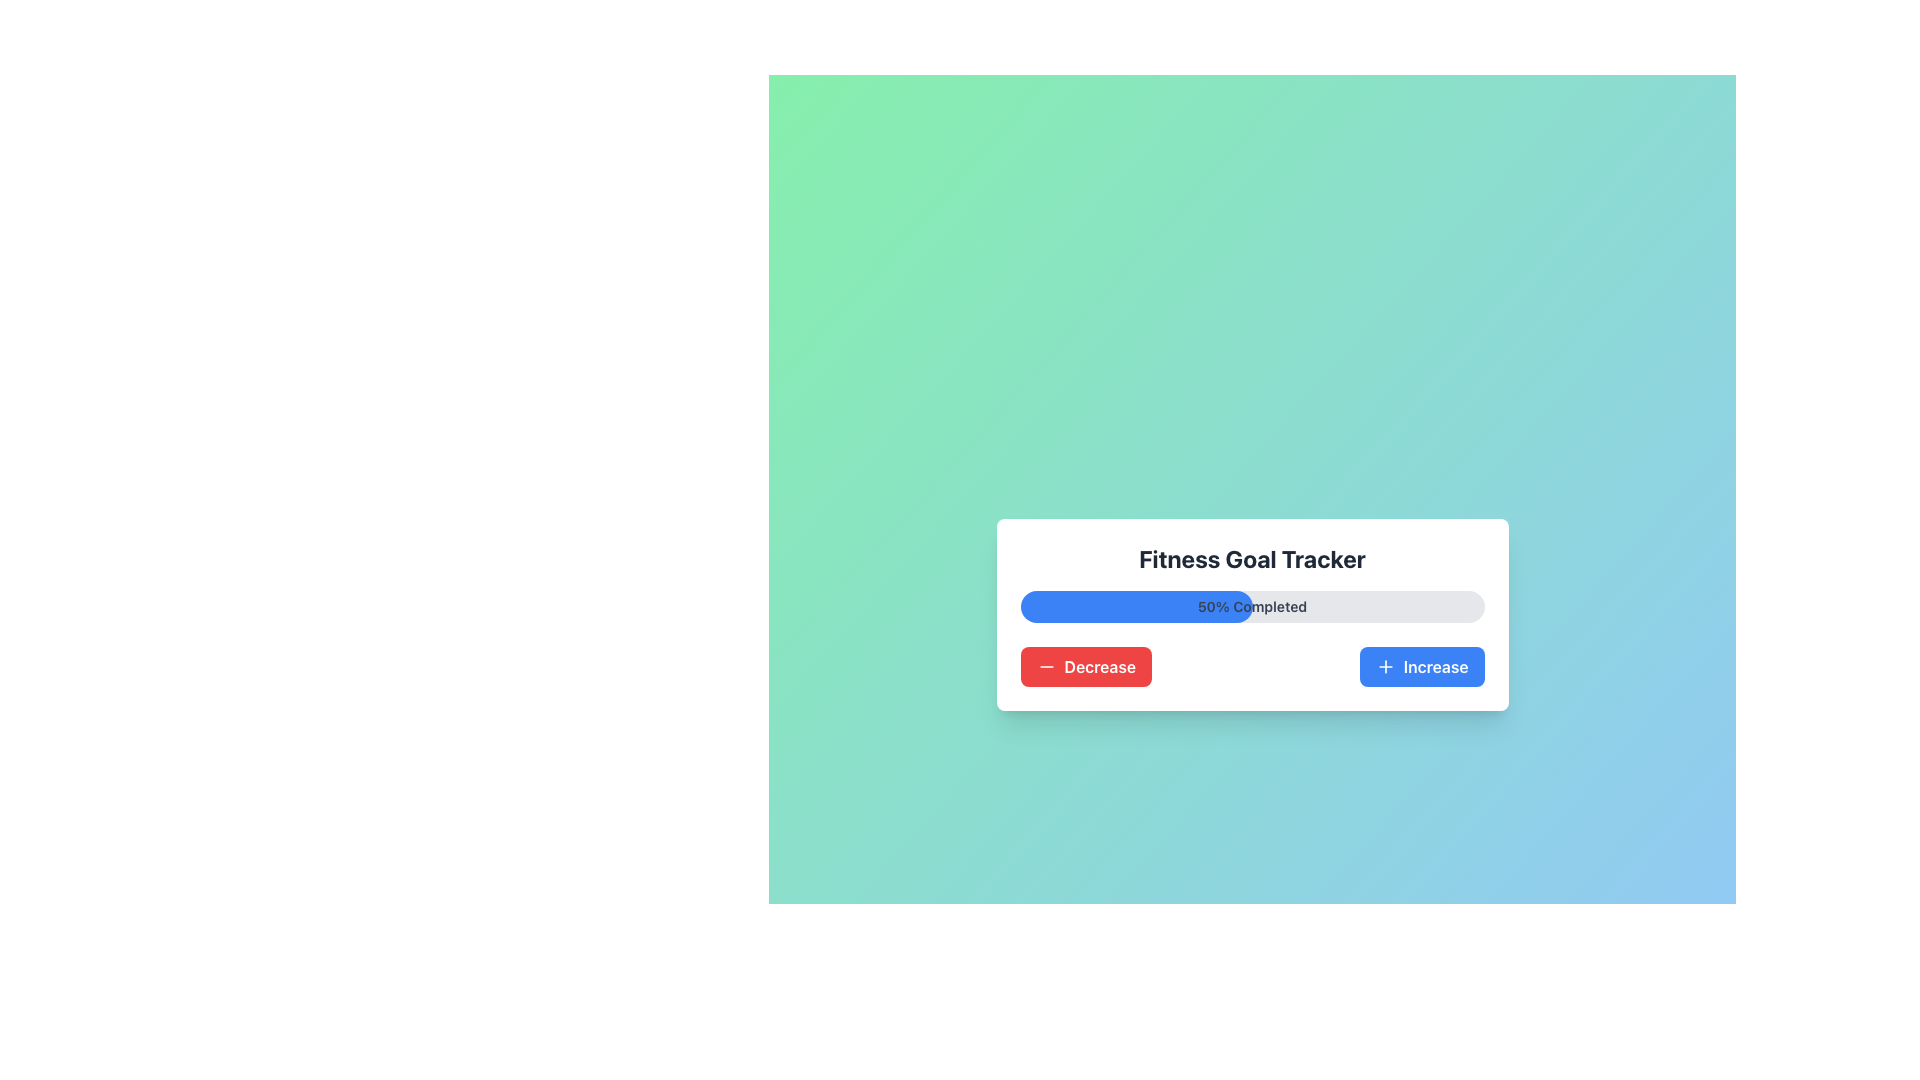  Describe the element at coordinates (1136, 605) in the screenshot. I see `the blue progress bar segment that represents the filled portion of the progress bar, located at the top-center of the interface` at that location.